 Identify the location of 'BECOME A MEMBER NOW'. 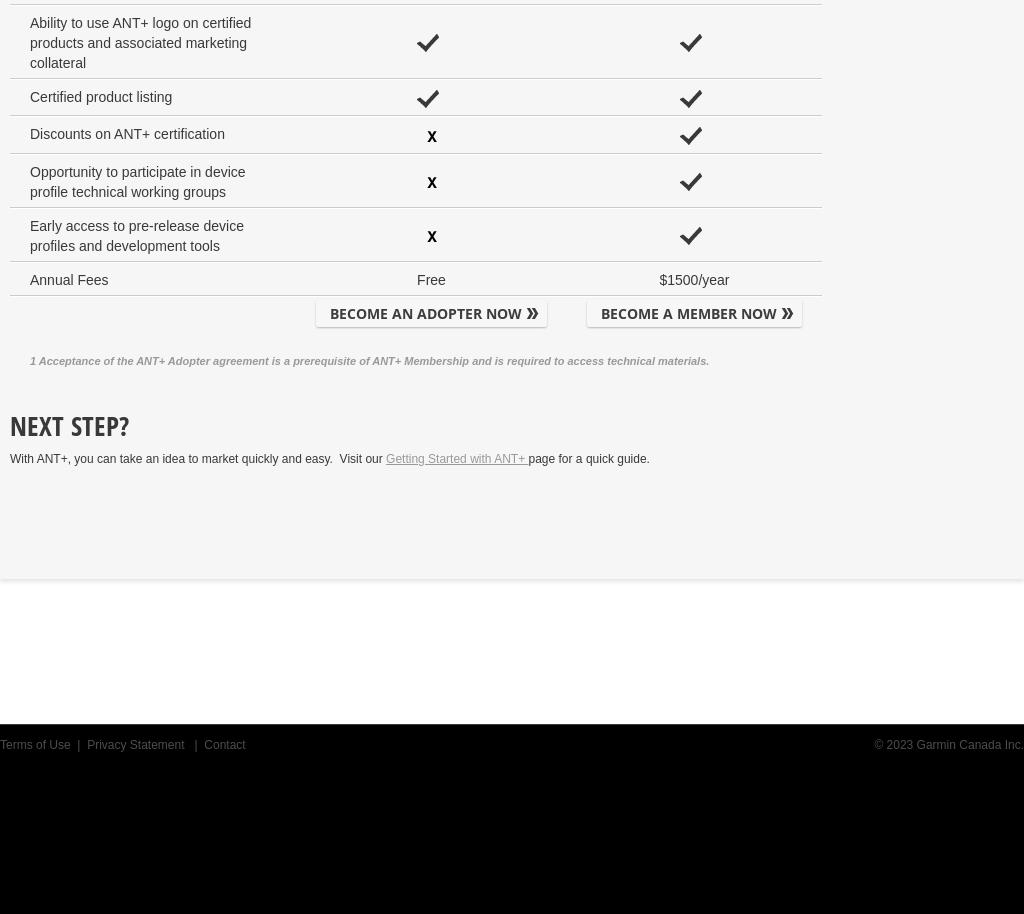
(689, 313).